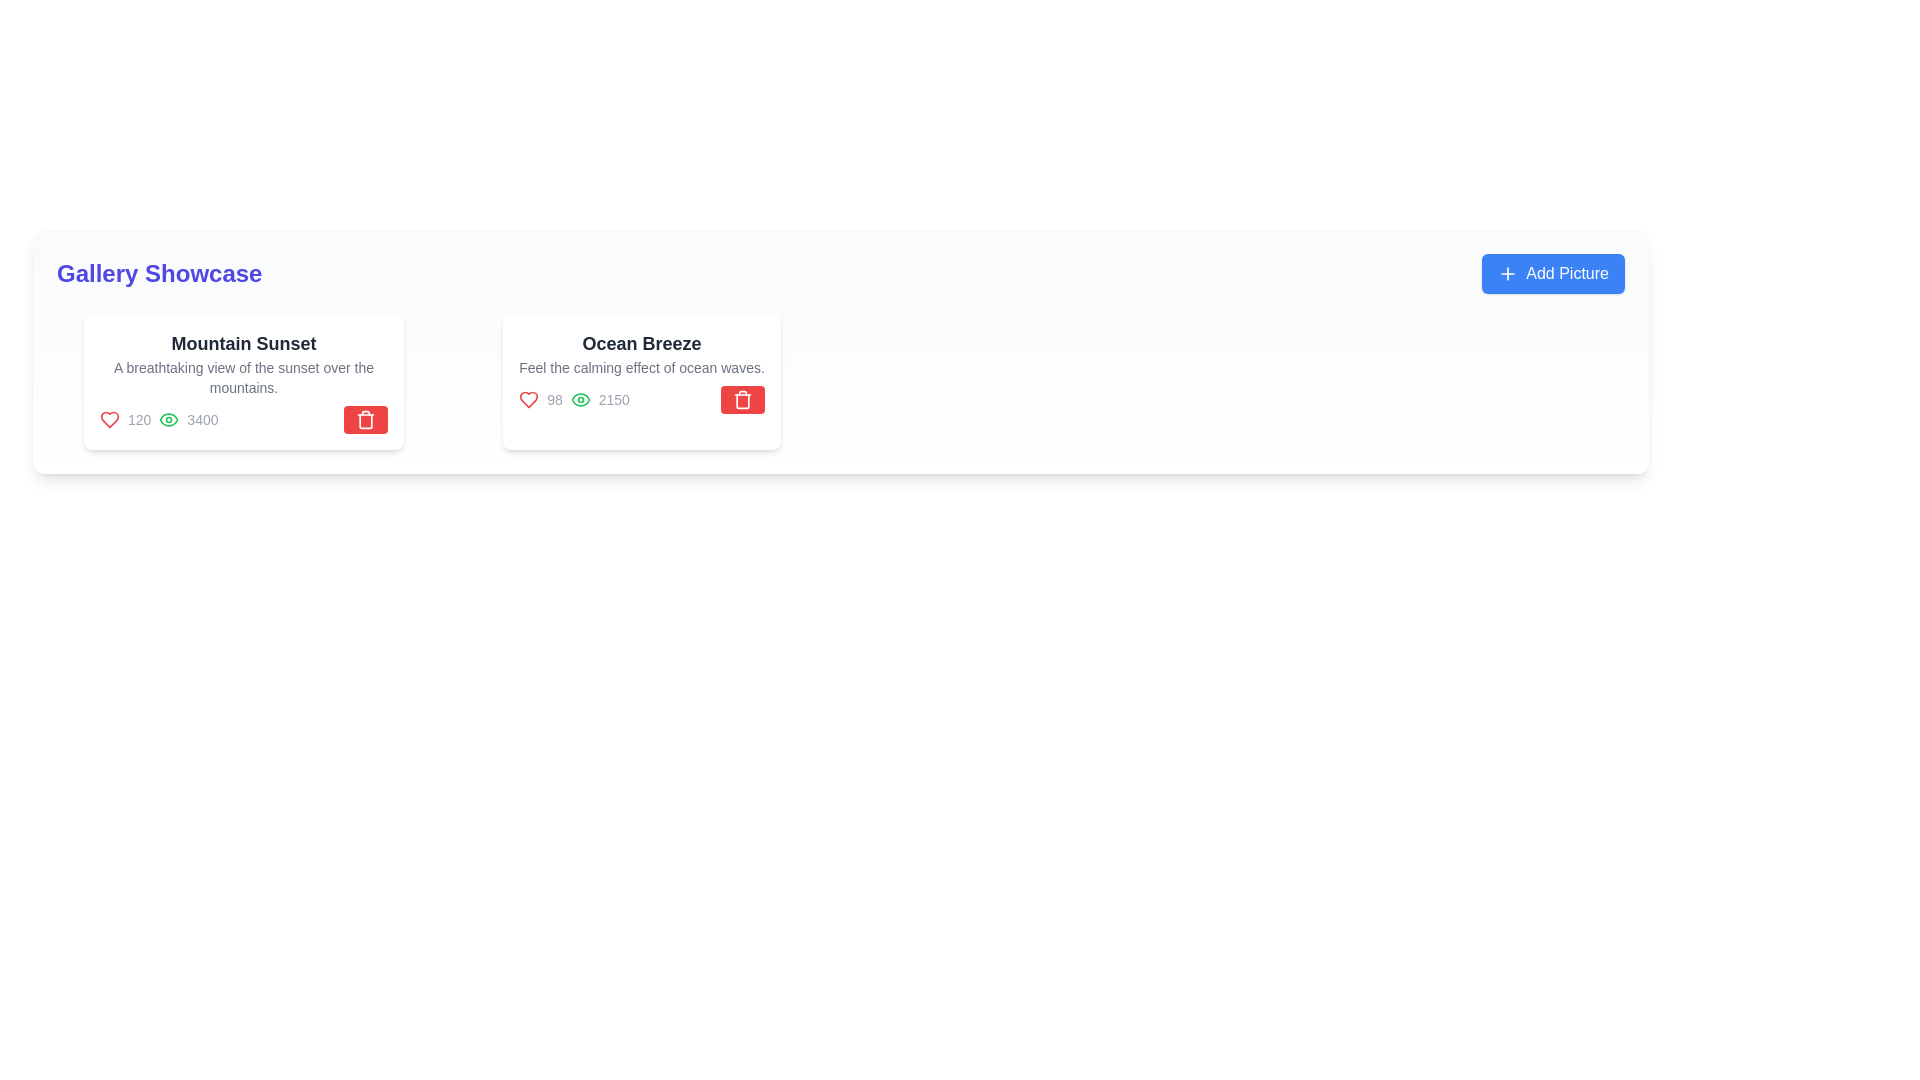  What do you see at coordinates (365, 419) in the screenshot?
I see `the red trash can icon located in the bottom right corner of the 'Ocean Breeze' card` at bounding box center [365, 419].